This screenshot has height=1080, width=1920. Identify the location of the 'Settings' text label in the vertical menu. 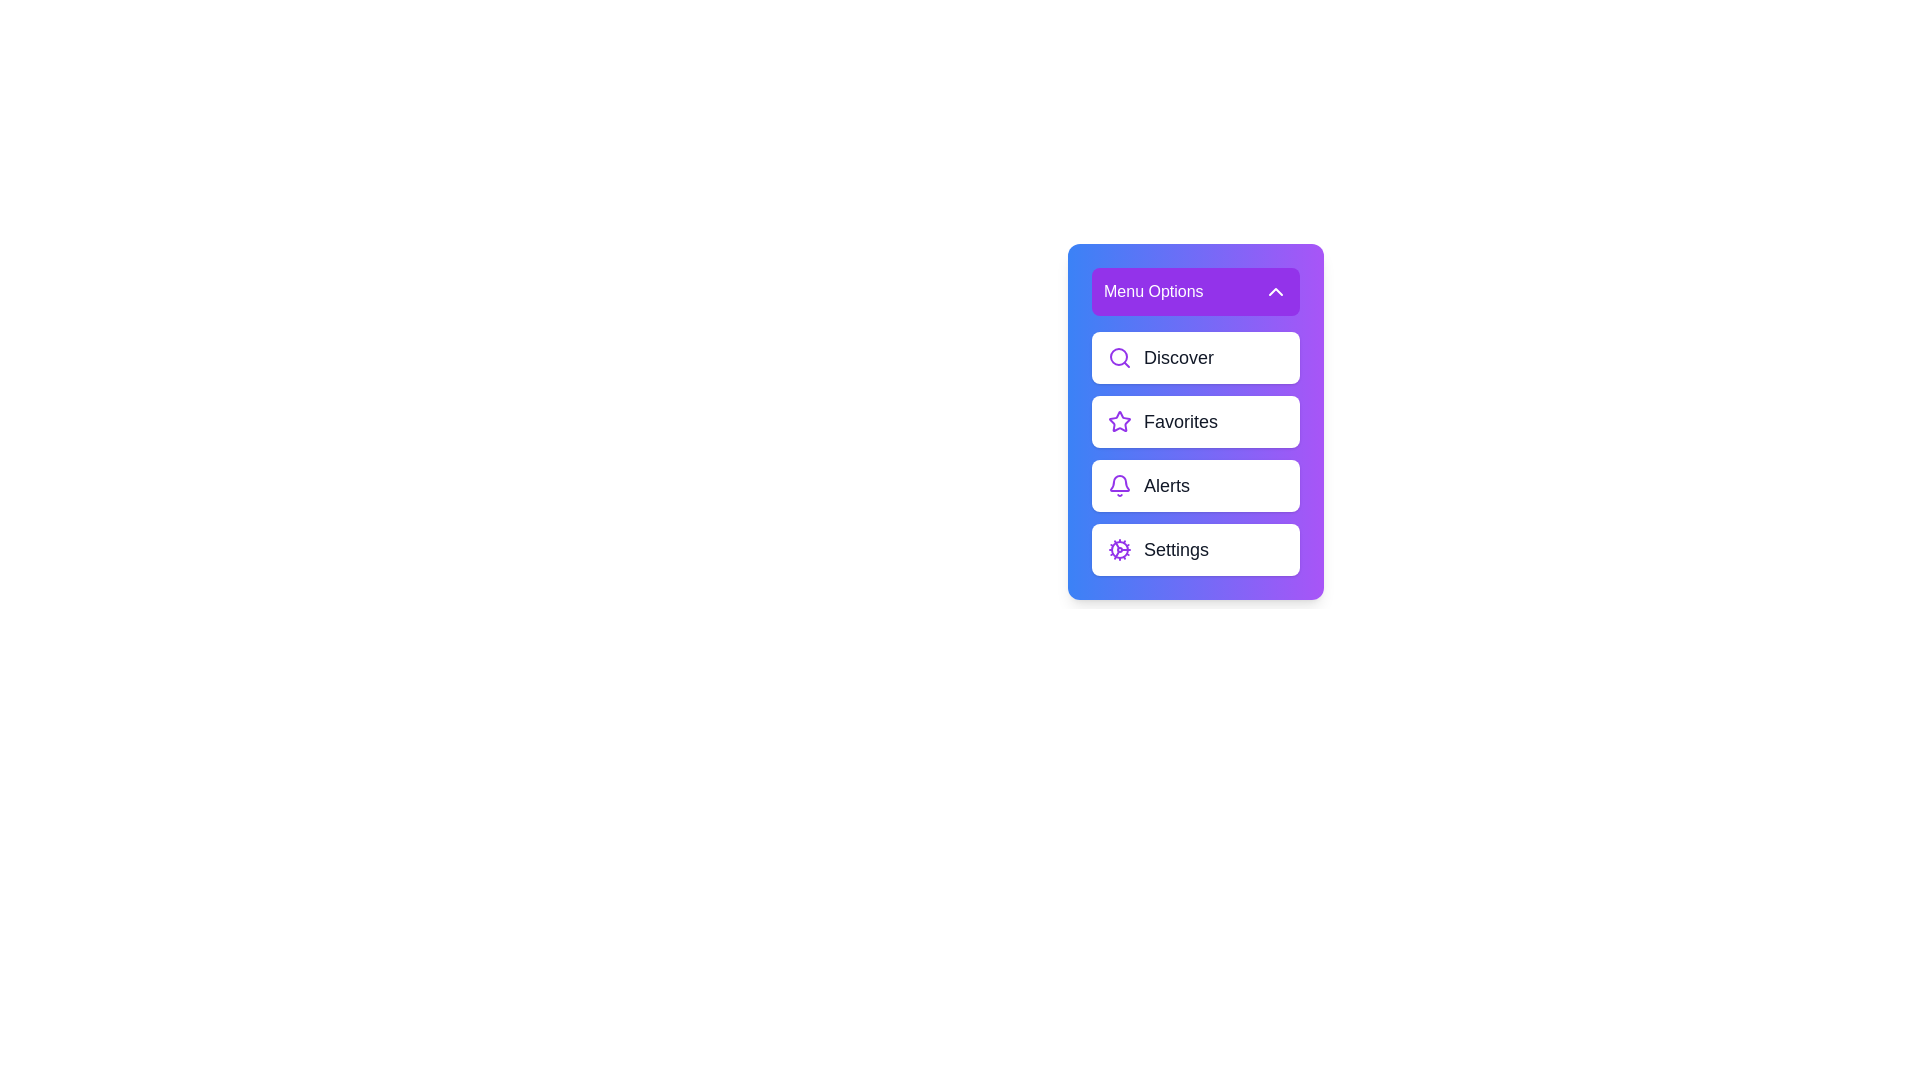
(1176, 550).